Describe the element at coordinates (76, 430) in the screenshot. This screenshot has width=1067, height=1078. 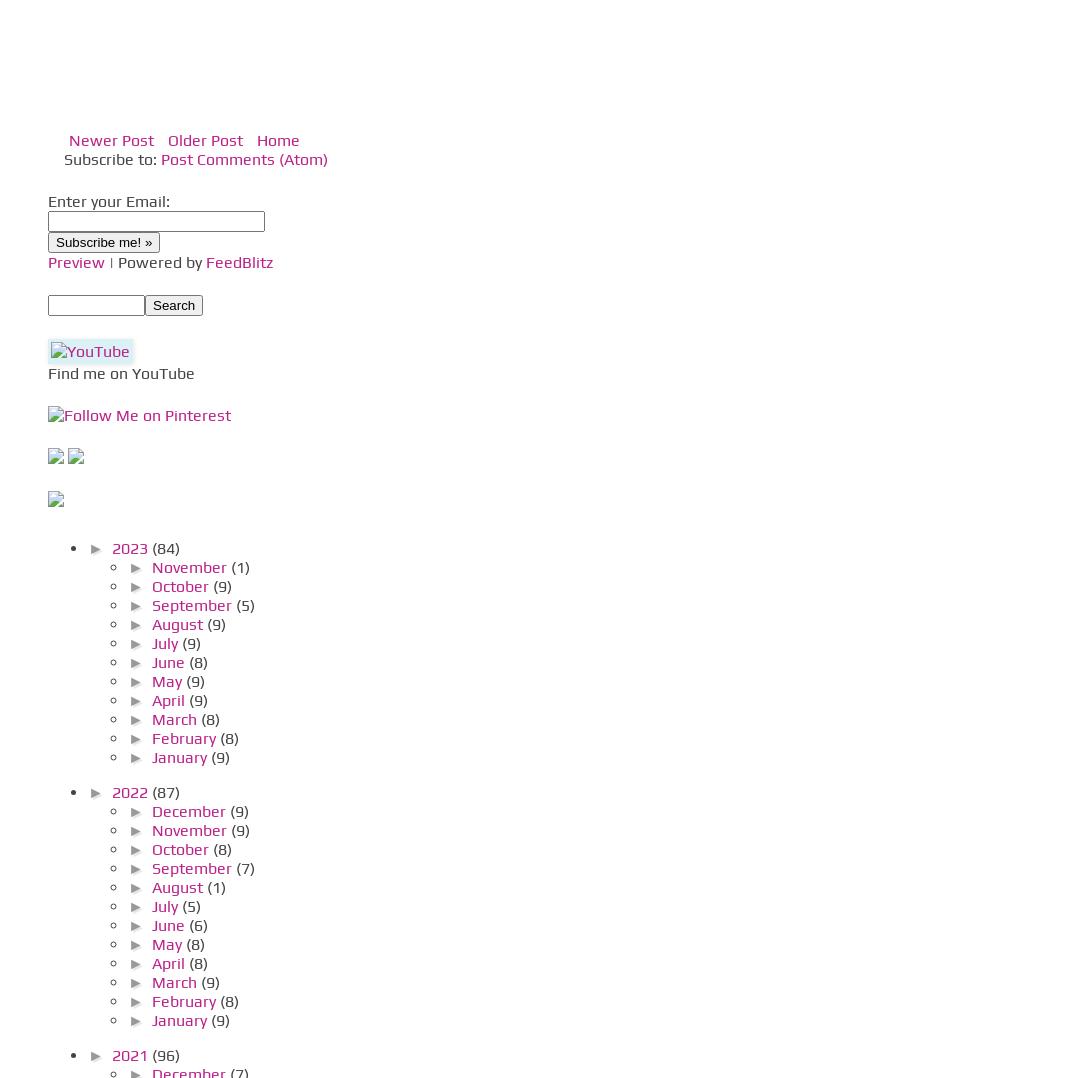
I see `'About Me'` at that location.